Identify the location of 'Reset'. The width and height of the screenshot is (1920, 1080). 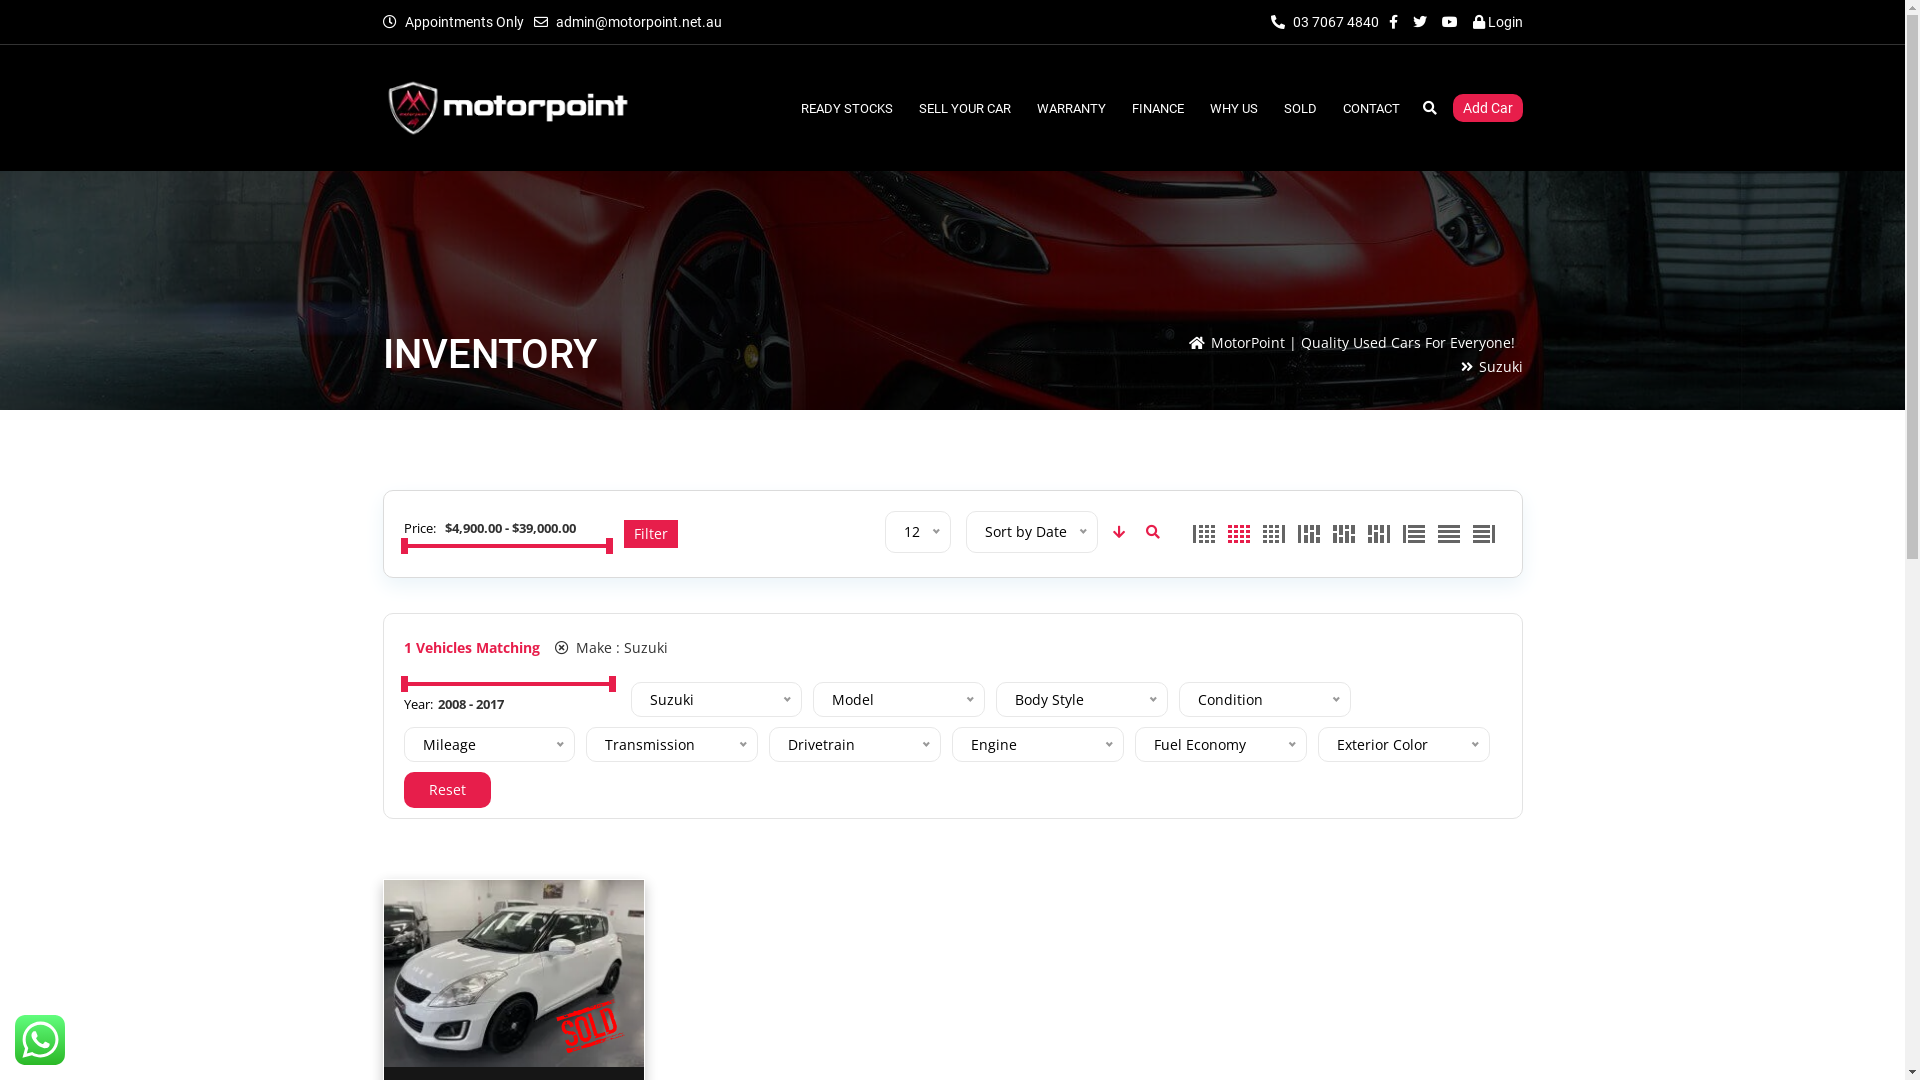
(446, 789).